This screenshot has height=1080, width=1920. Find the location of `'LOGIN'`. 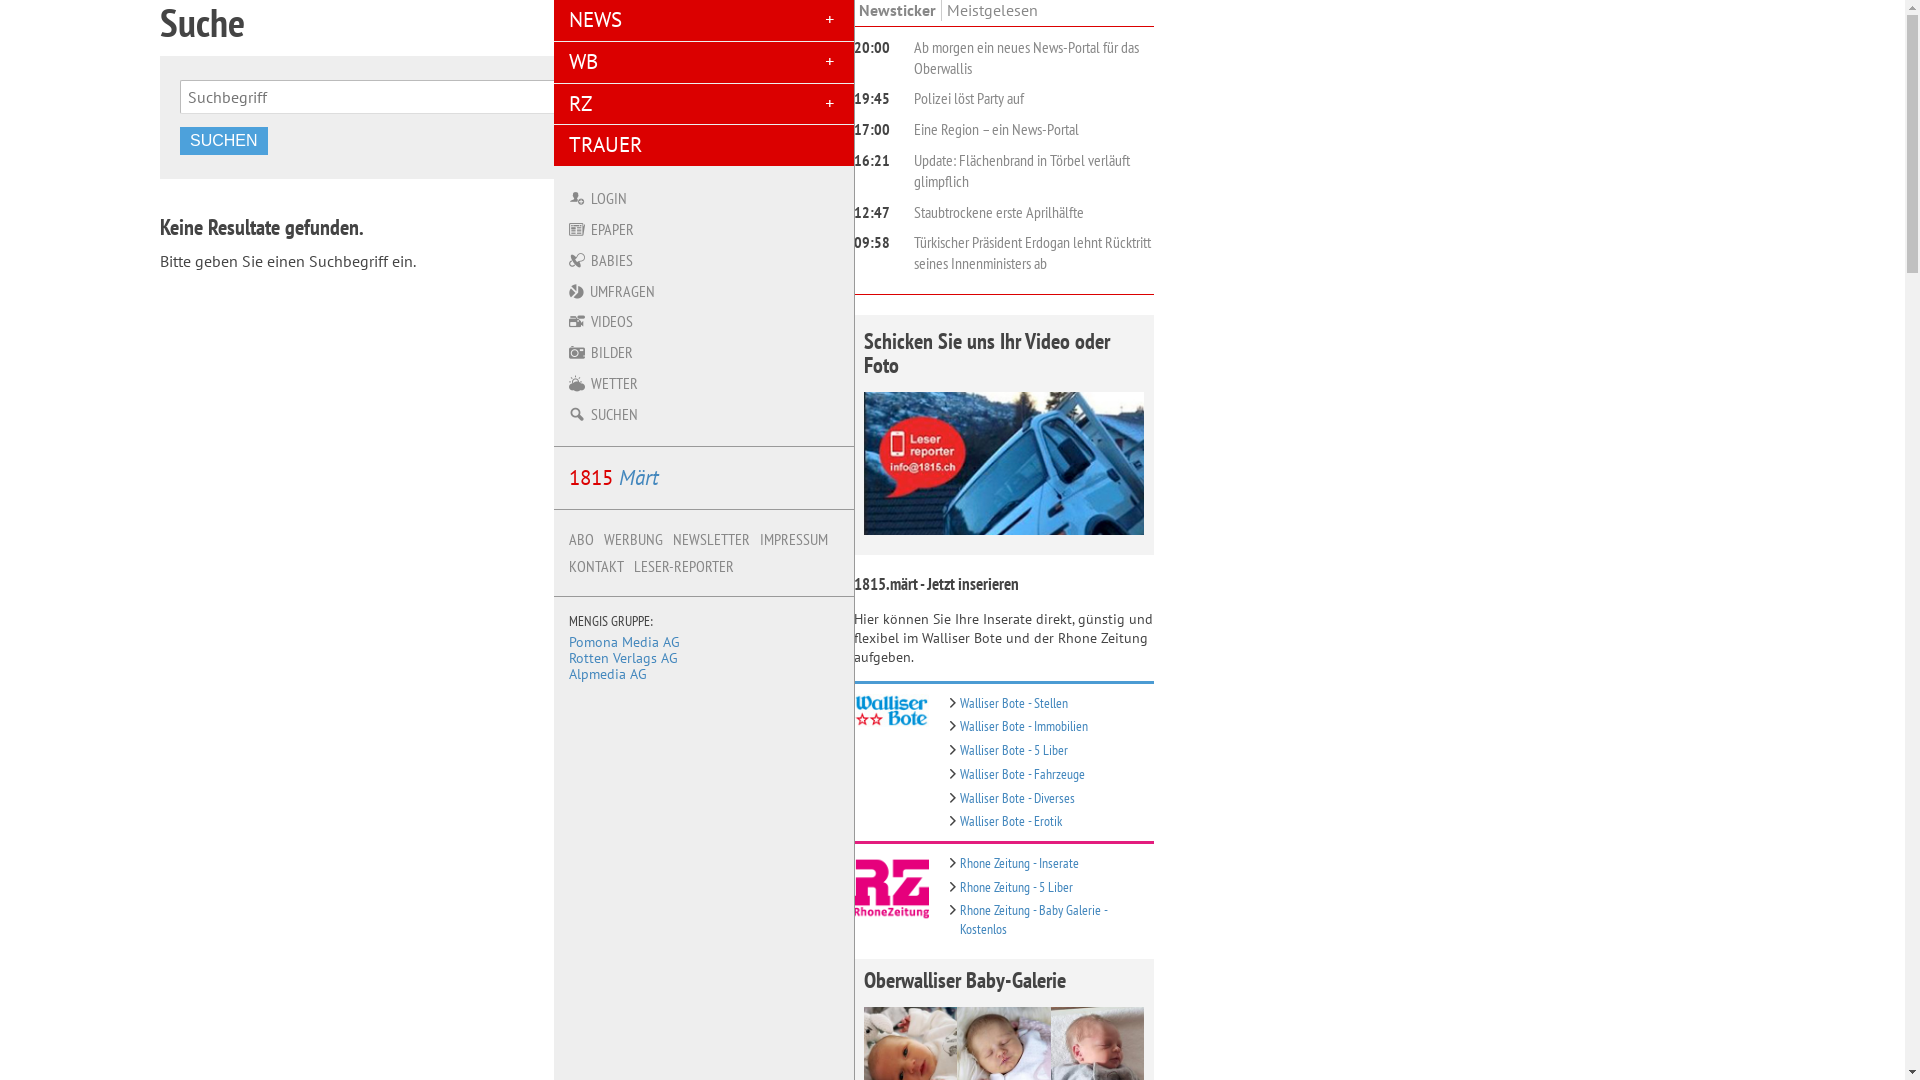

'LOGIN' is located at coordinates (553, 198).